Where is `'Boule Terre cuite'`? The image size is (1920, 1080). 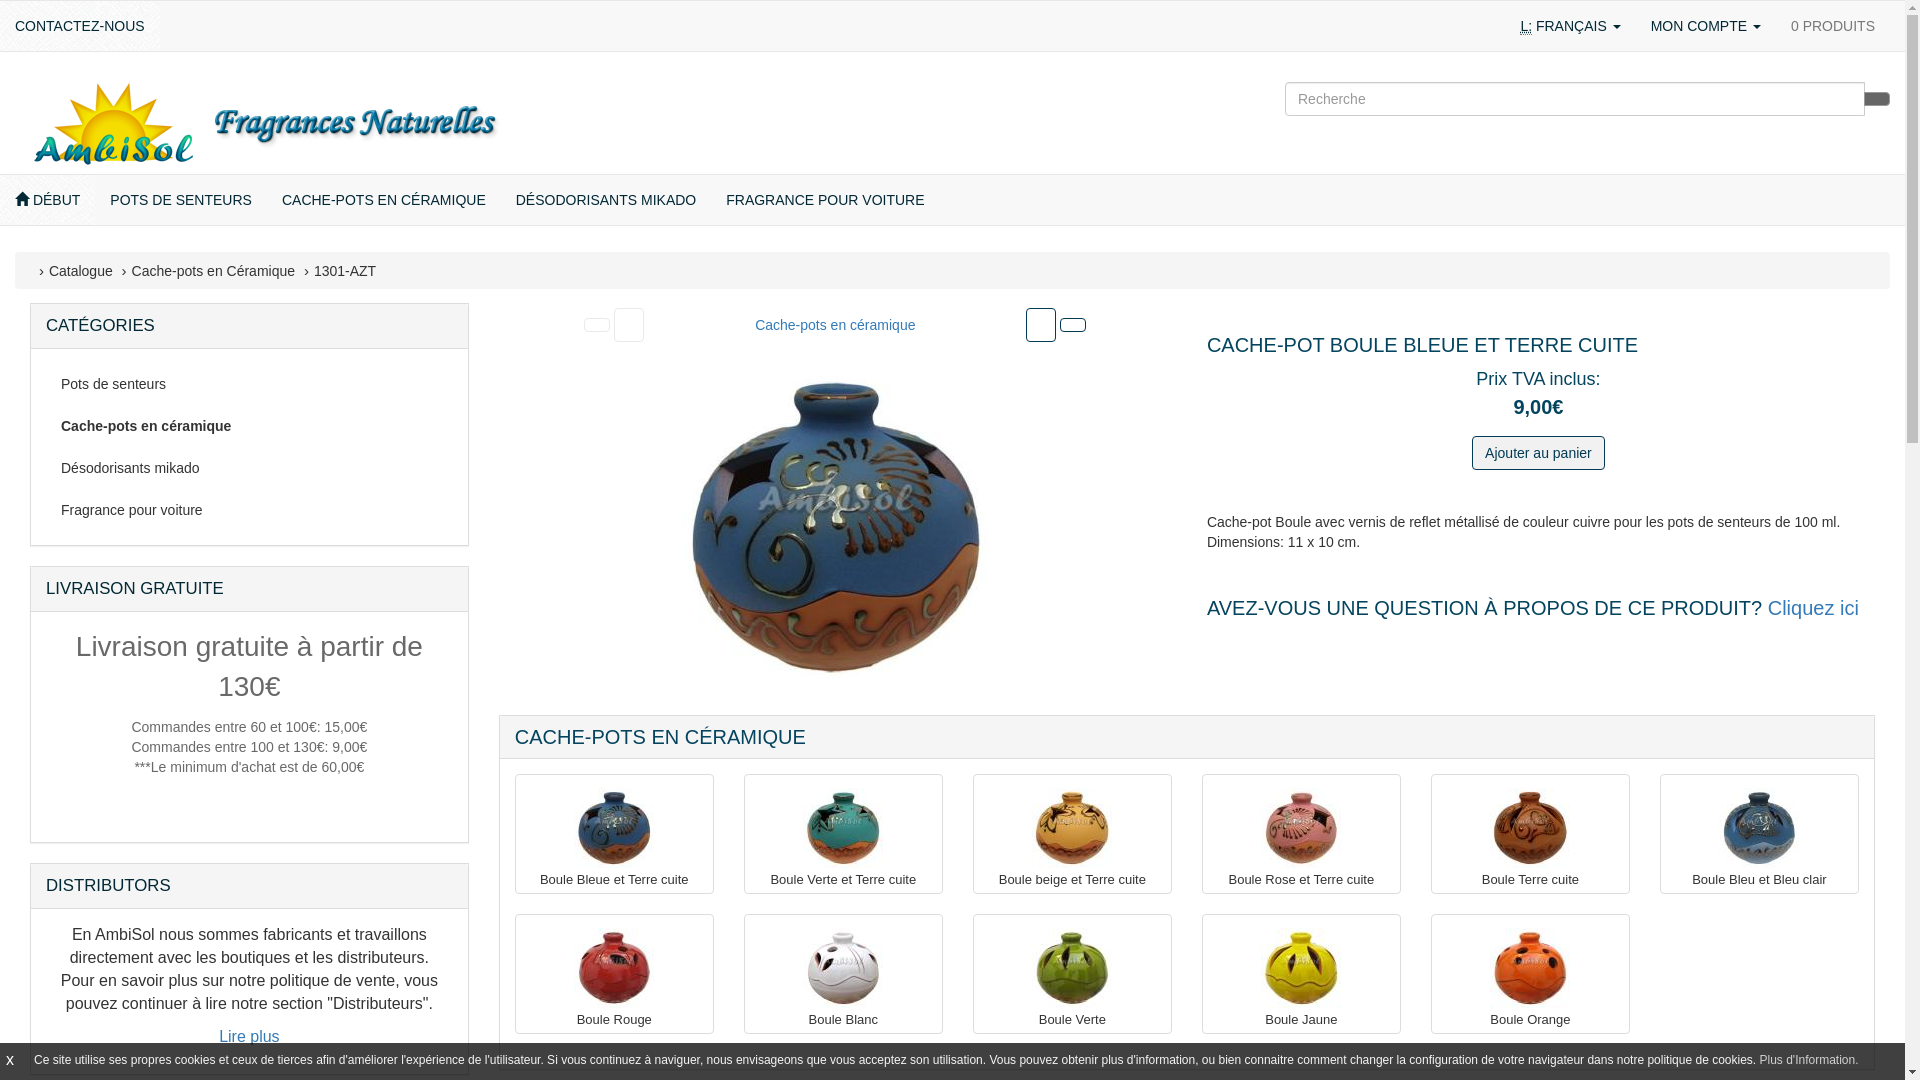 'Boule Terre cuite' is located at coordinates (1529, 828).